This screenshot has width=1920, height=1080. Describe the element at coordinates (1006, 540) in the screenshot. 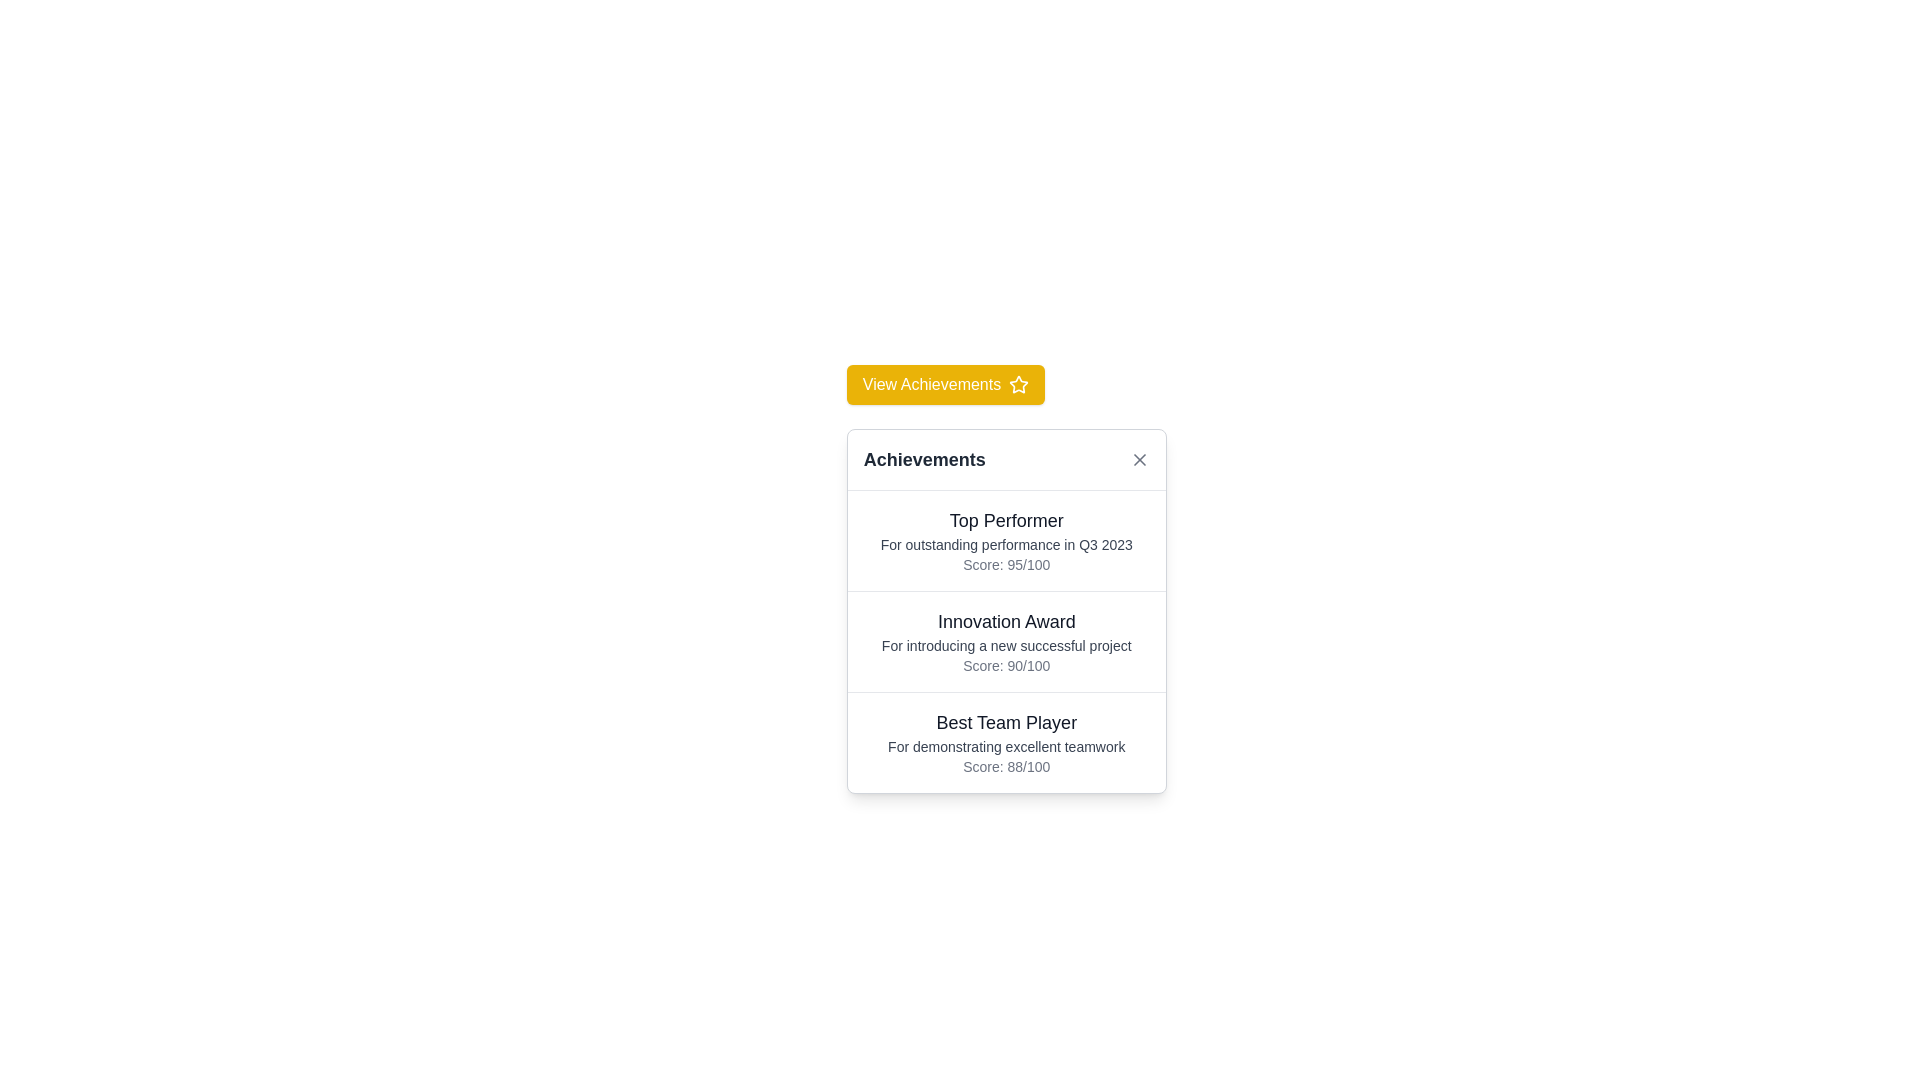

I see `information presented in the 'Top Performer' Informational Display Block, which includes the heading and performance score` at that location.